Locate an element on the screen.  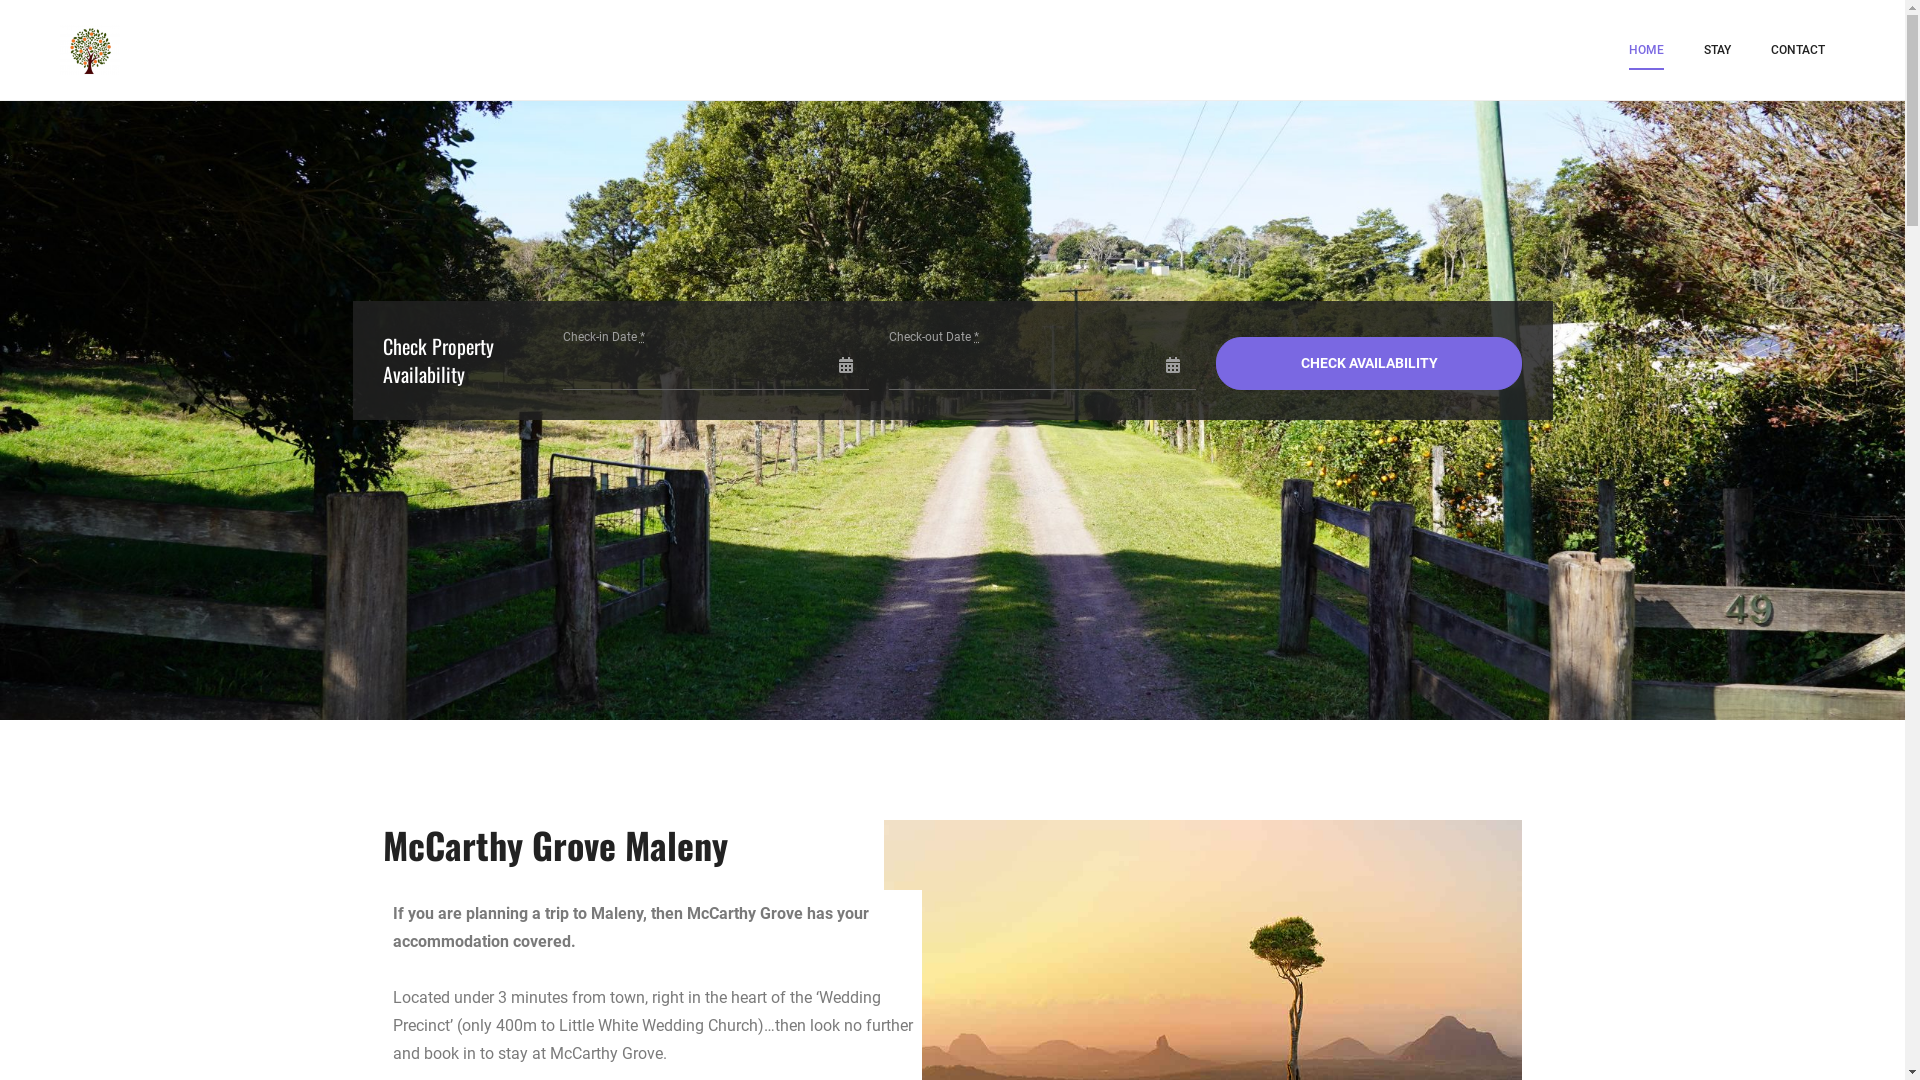
'49 McCarthy Rd, Maleny Queesnland' is located at coordinates (950, 683).